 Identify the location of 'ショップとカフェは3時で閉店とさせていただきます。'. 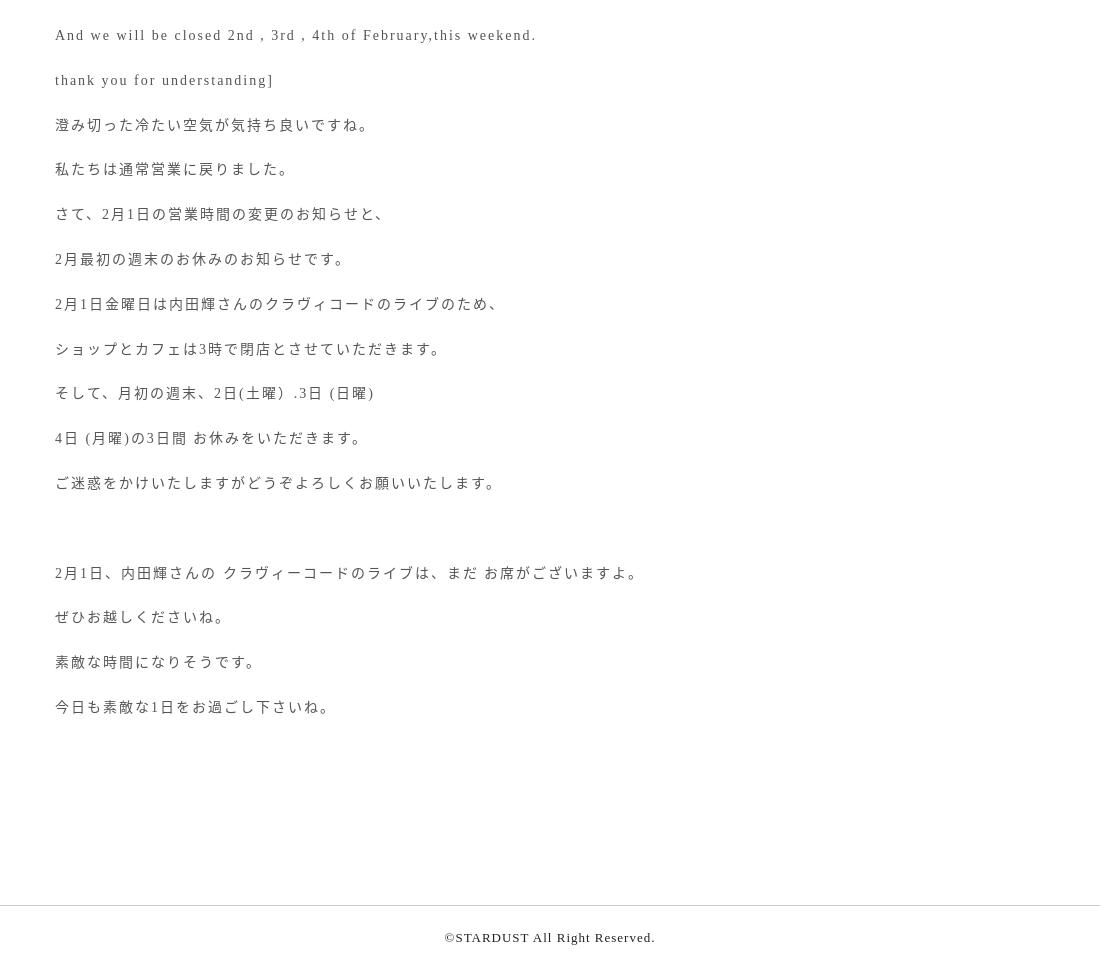
(251, 348).